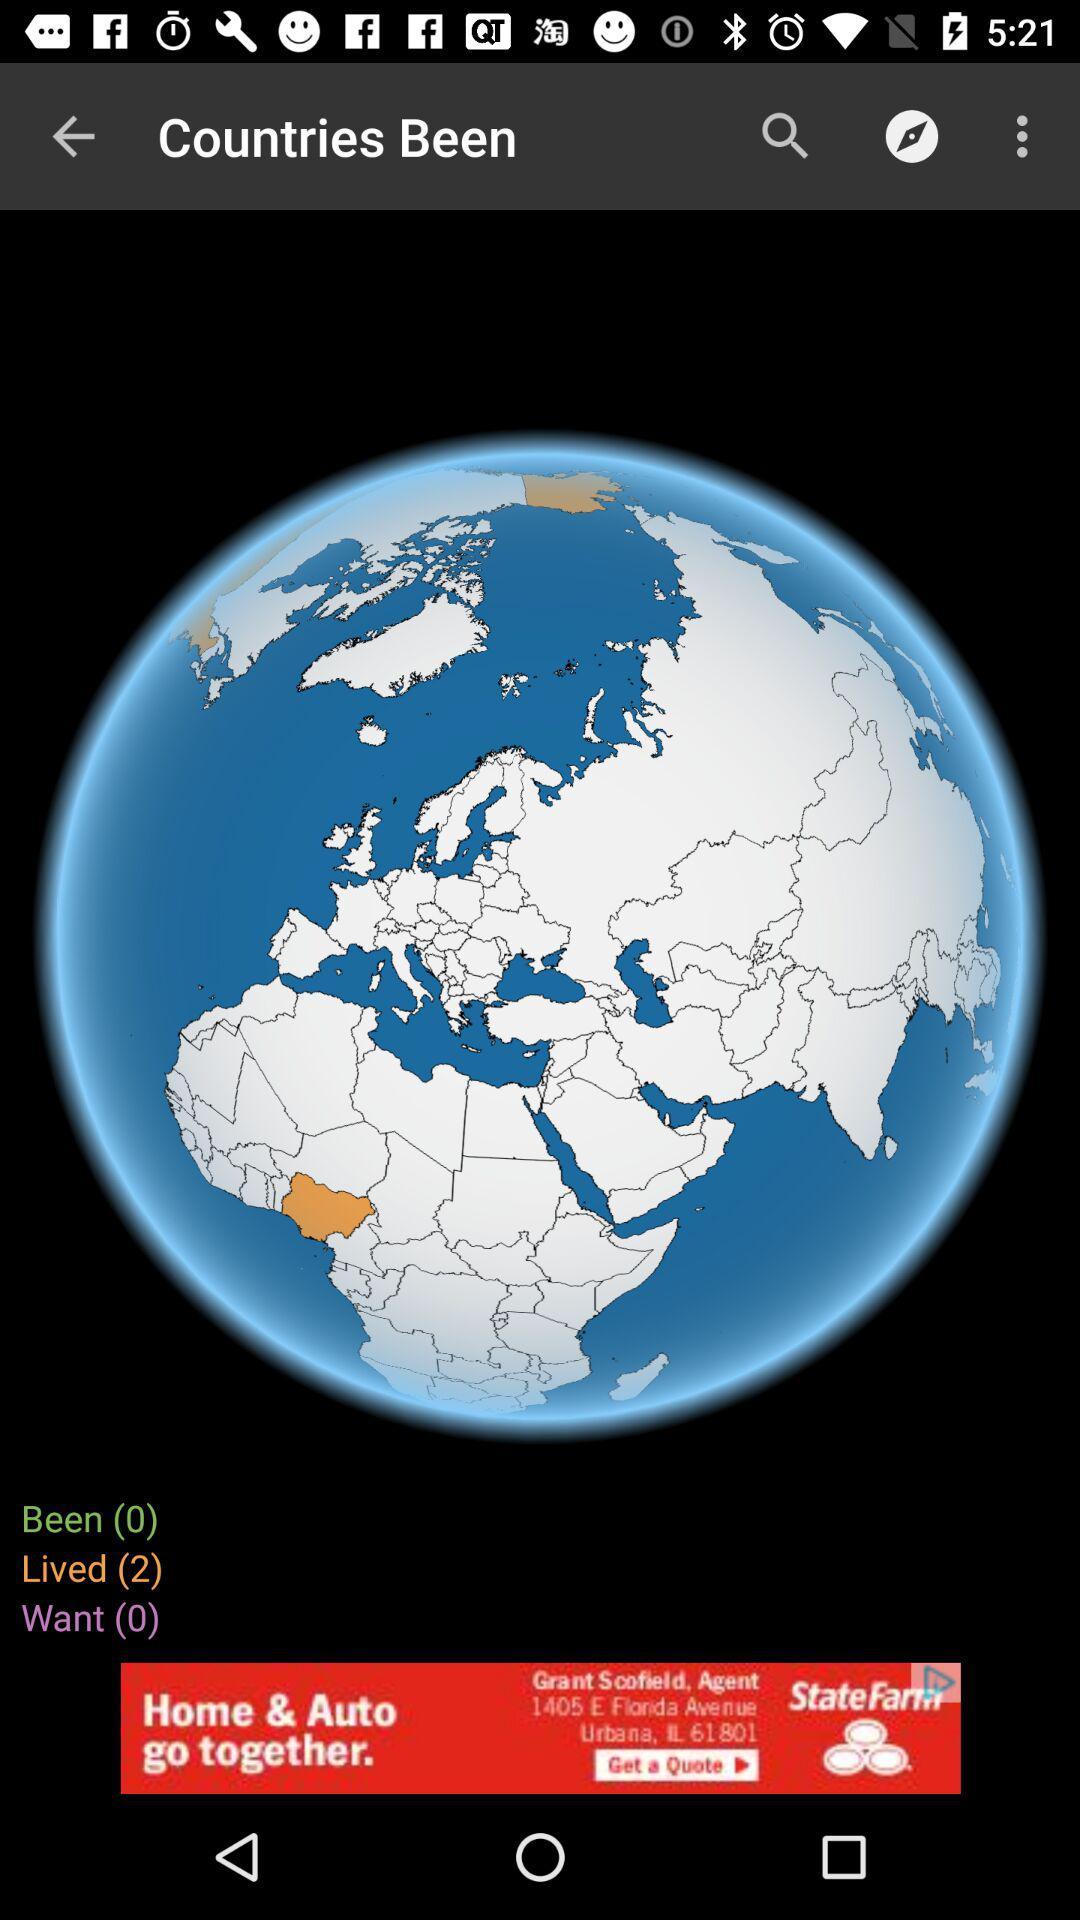 Image resolution: width=1080 pixels, height=1920 pixels. What do you see at coordinates (540, 1727) in the screenshot?
I see `advertisement` at bounding box center [540, 1727].